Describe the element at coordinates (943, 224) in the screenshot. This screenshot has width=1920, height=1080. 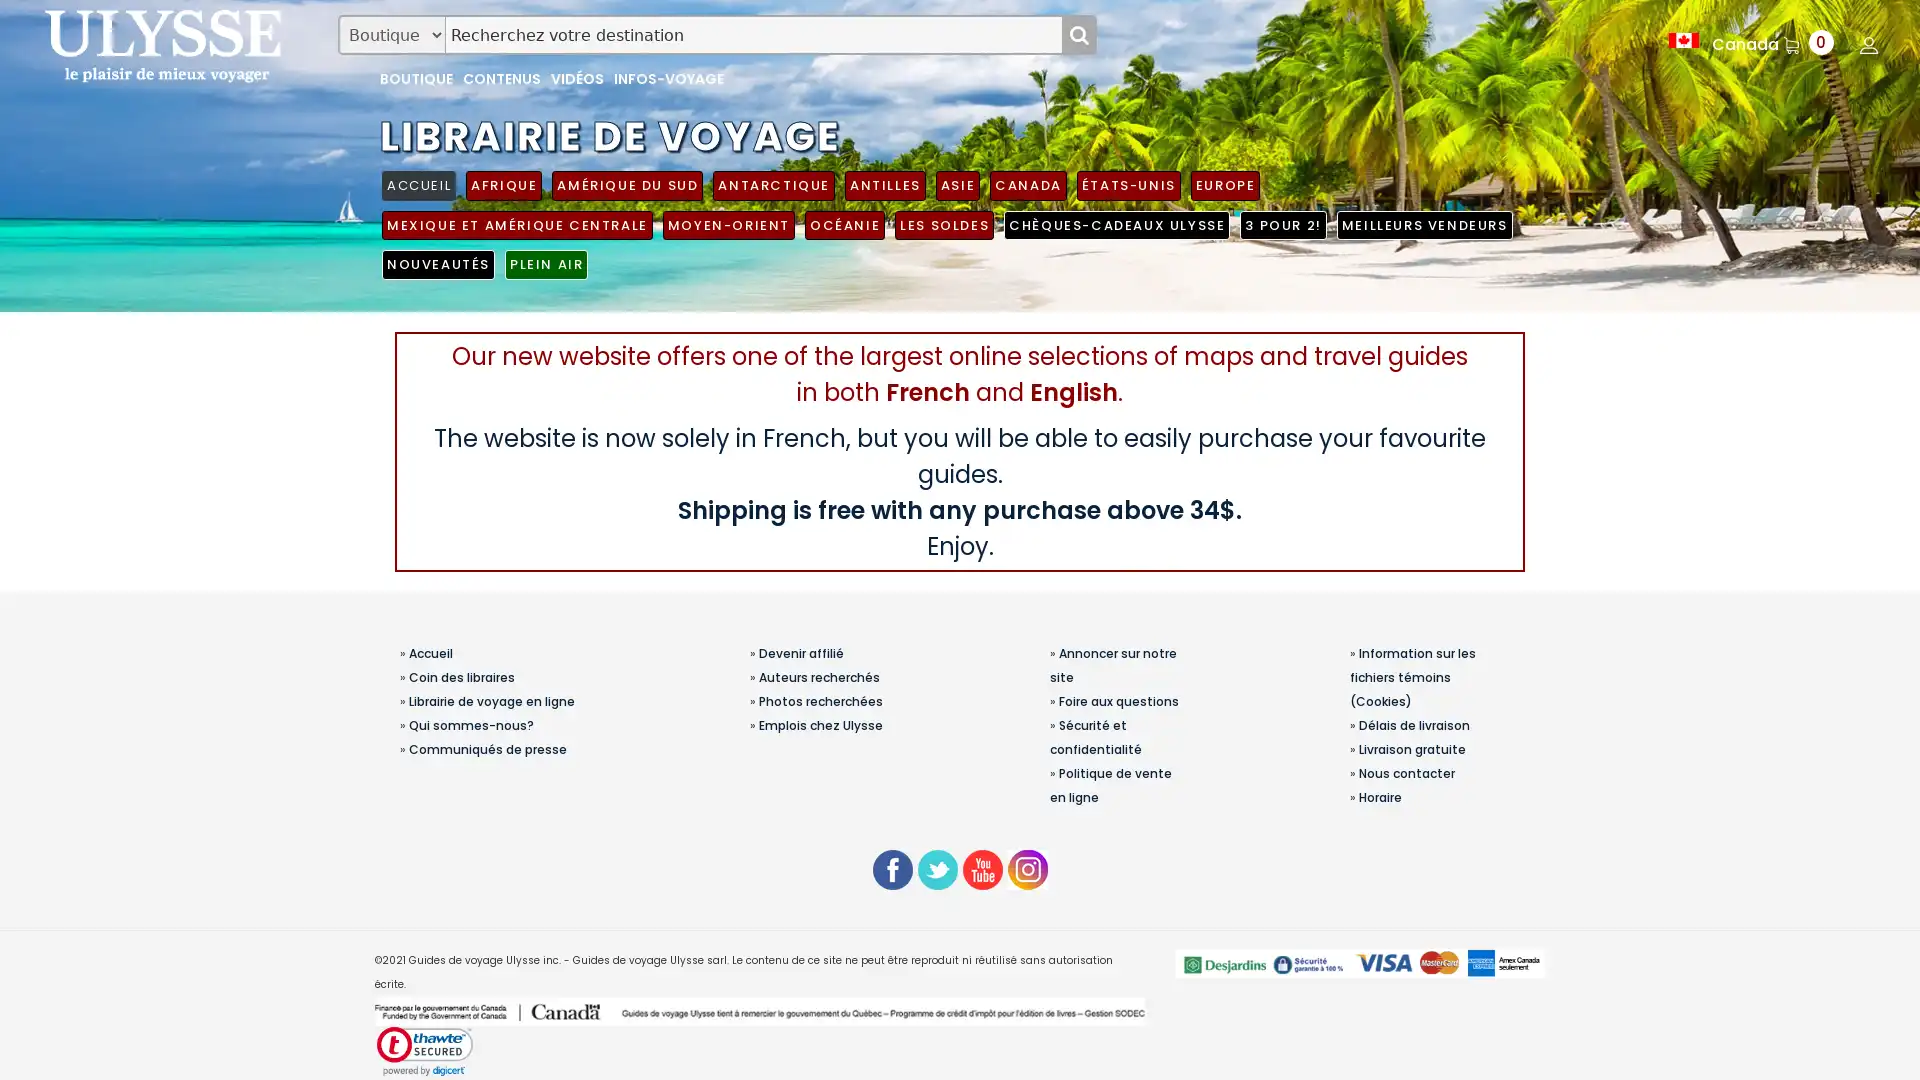
I see `LES SOLDES` at that location.